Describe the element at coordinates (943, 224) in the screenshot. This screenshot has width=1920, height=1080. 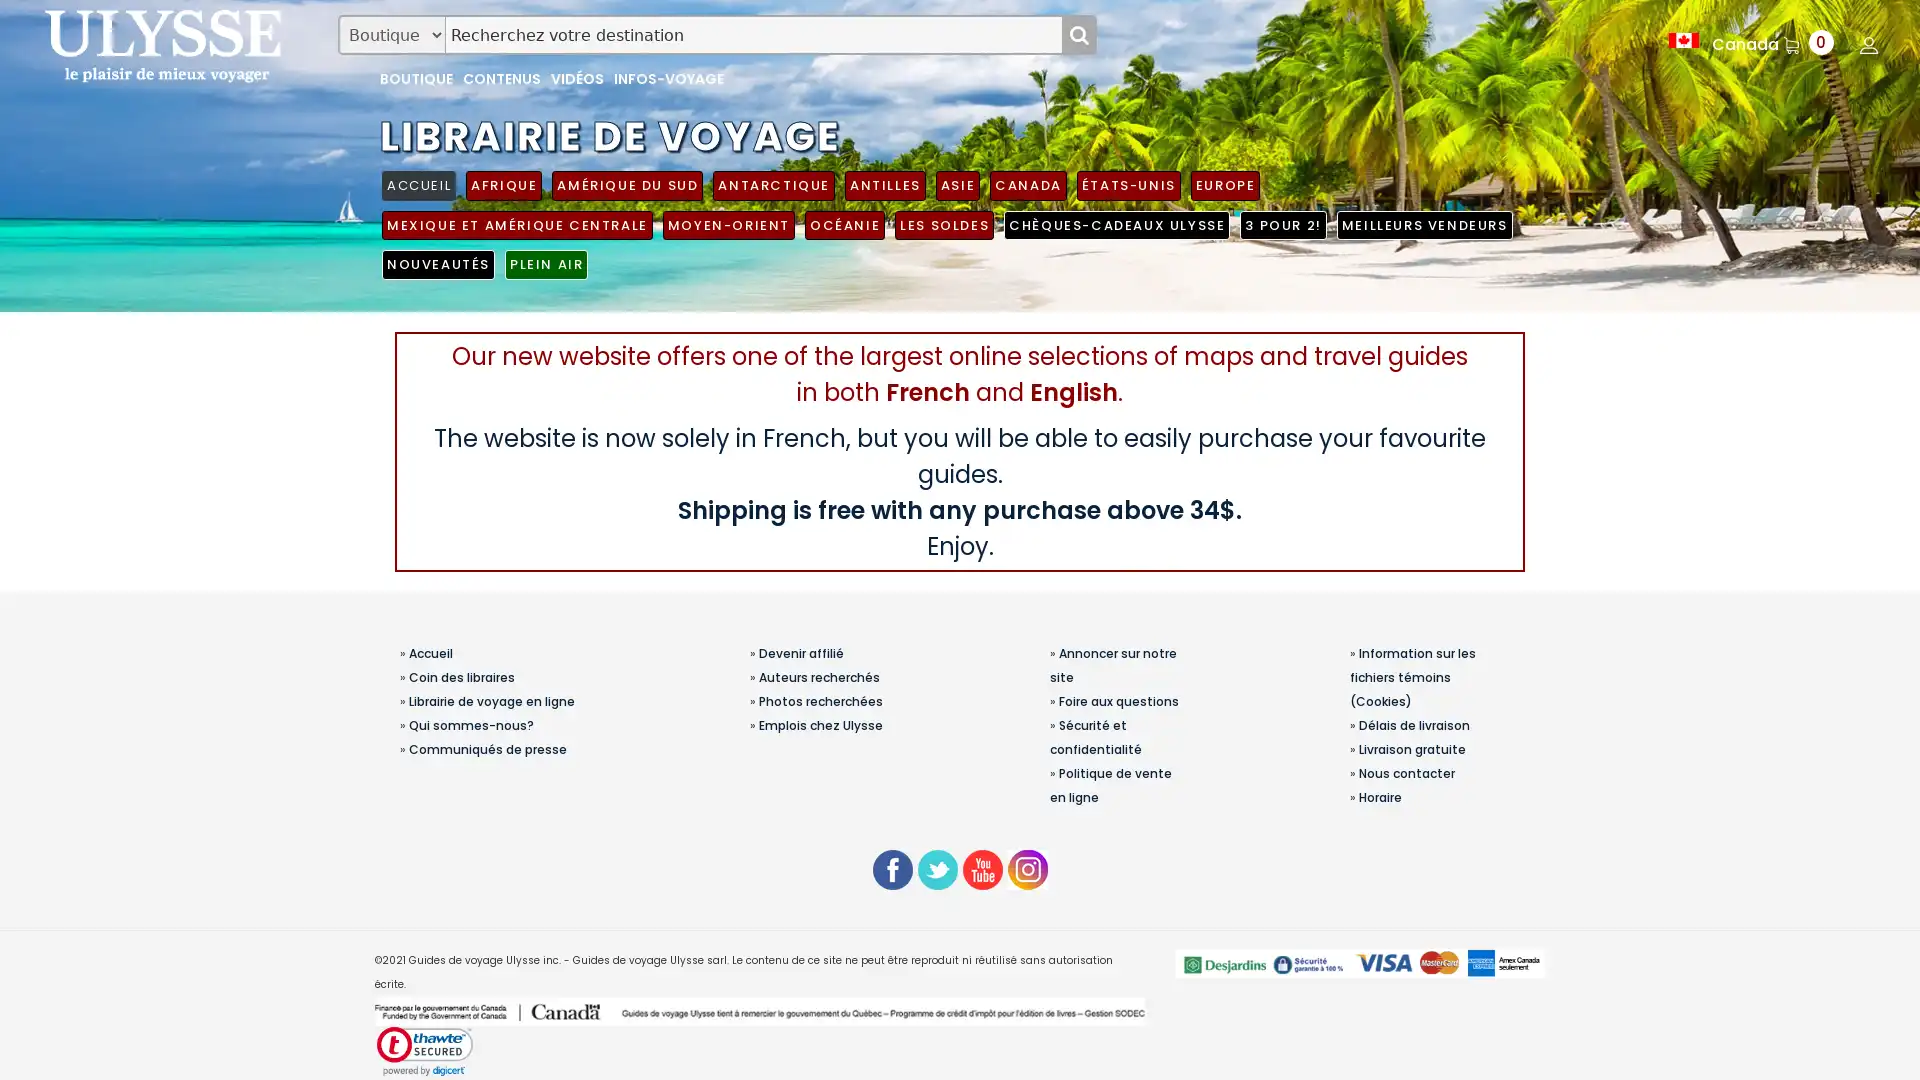
I see `LES SOLDES` at that location.